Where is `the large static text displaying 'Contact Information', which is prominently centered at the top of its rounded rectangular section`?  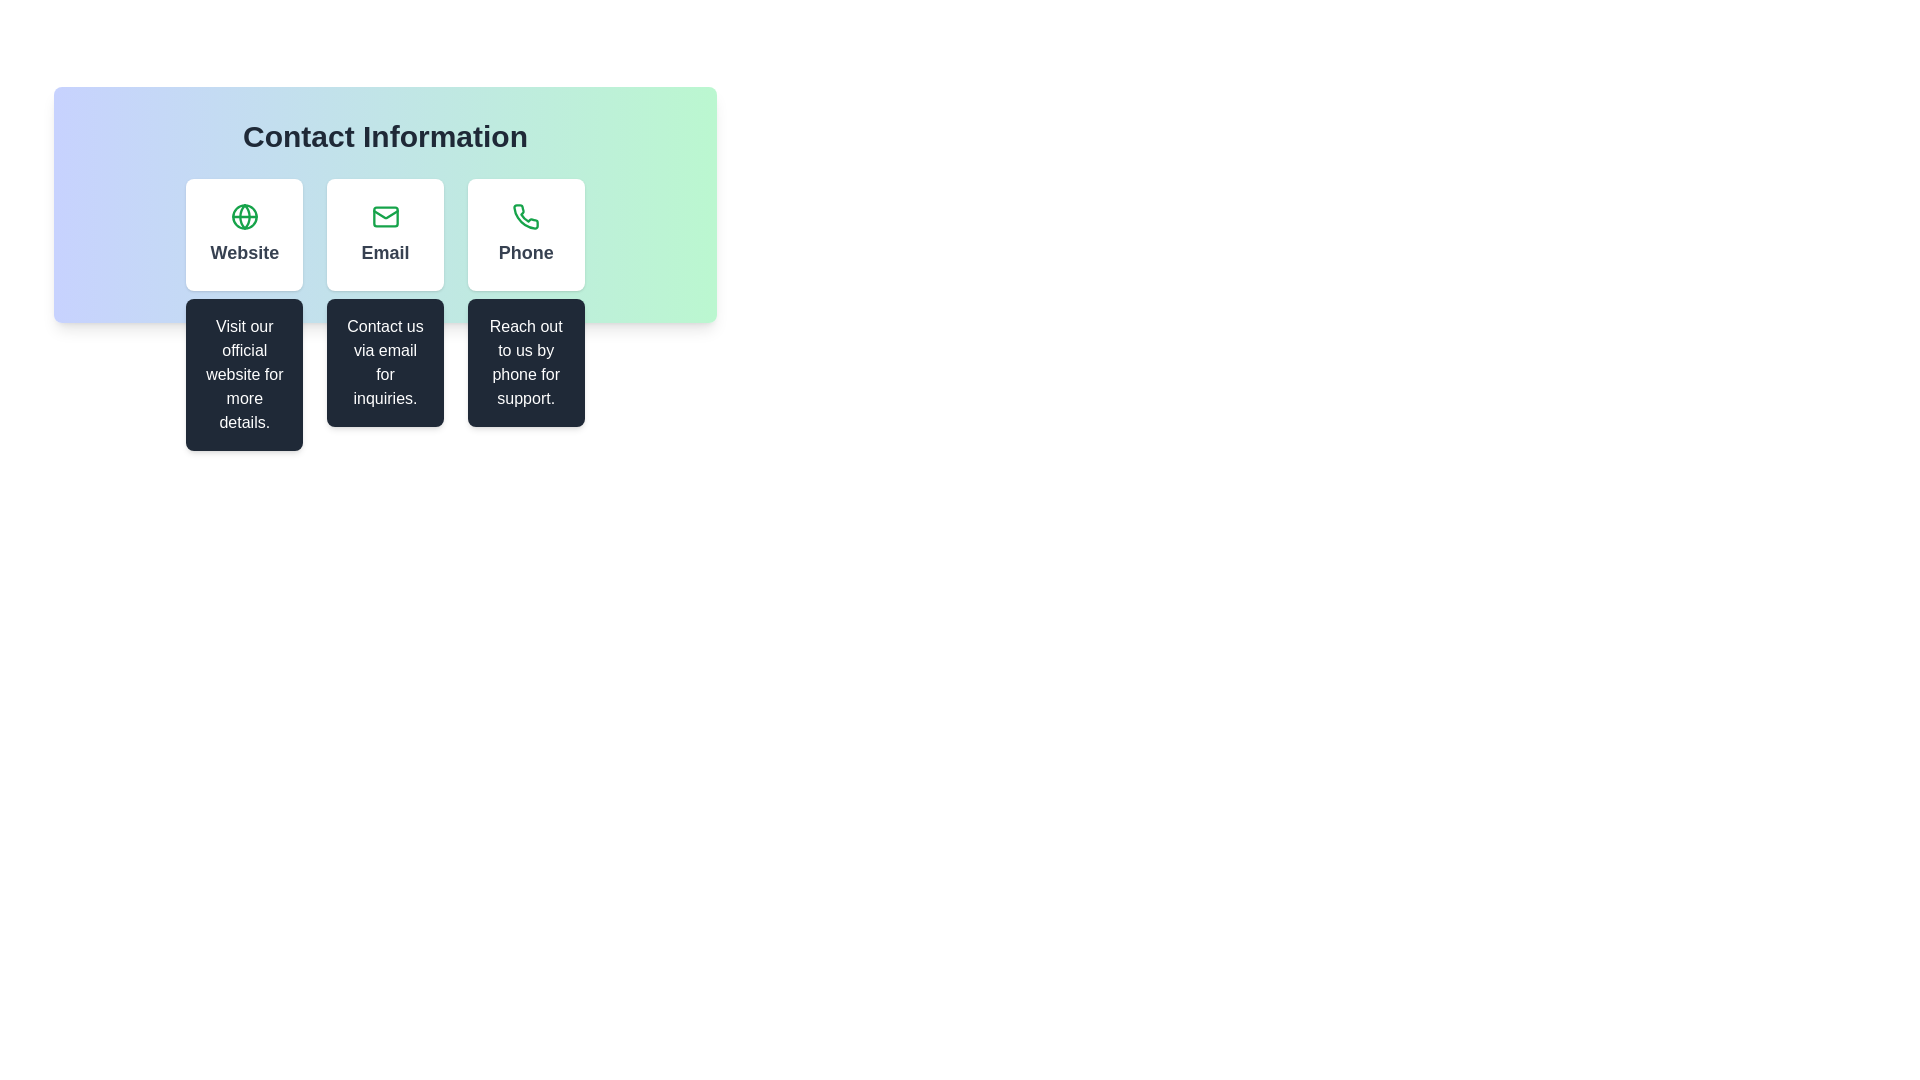 the large static text displaying 'Contact Information', which is prominently centered at the top of its rounded rectangular section is located at coordinates (385, 136).